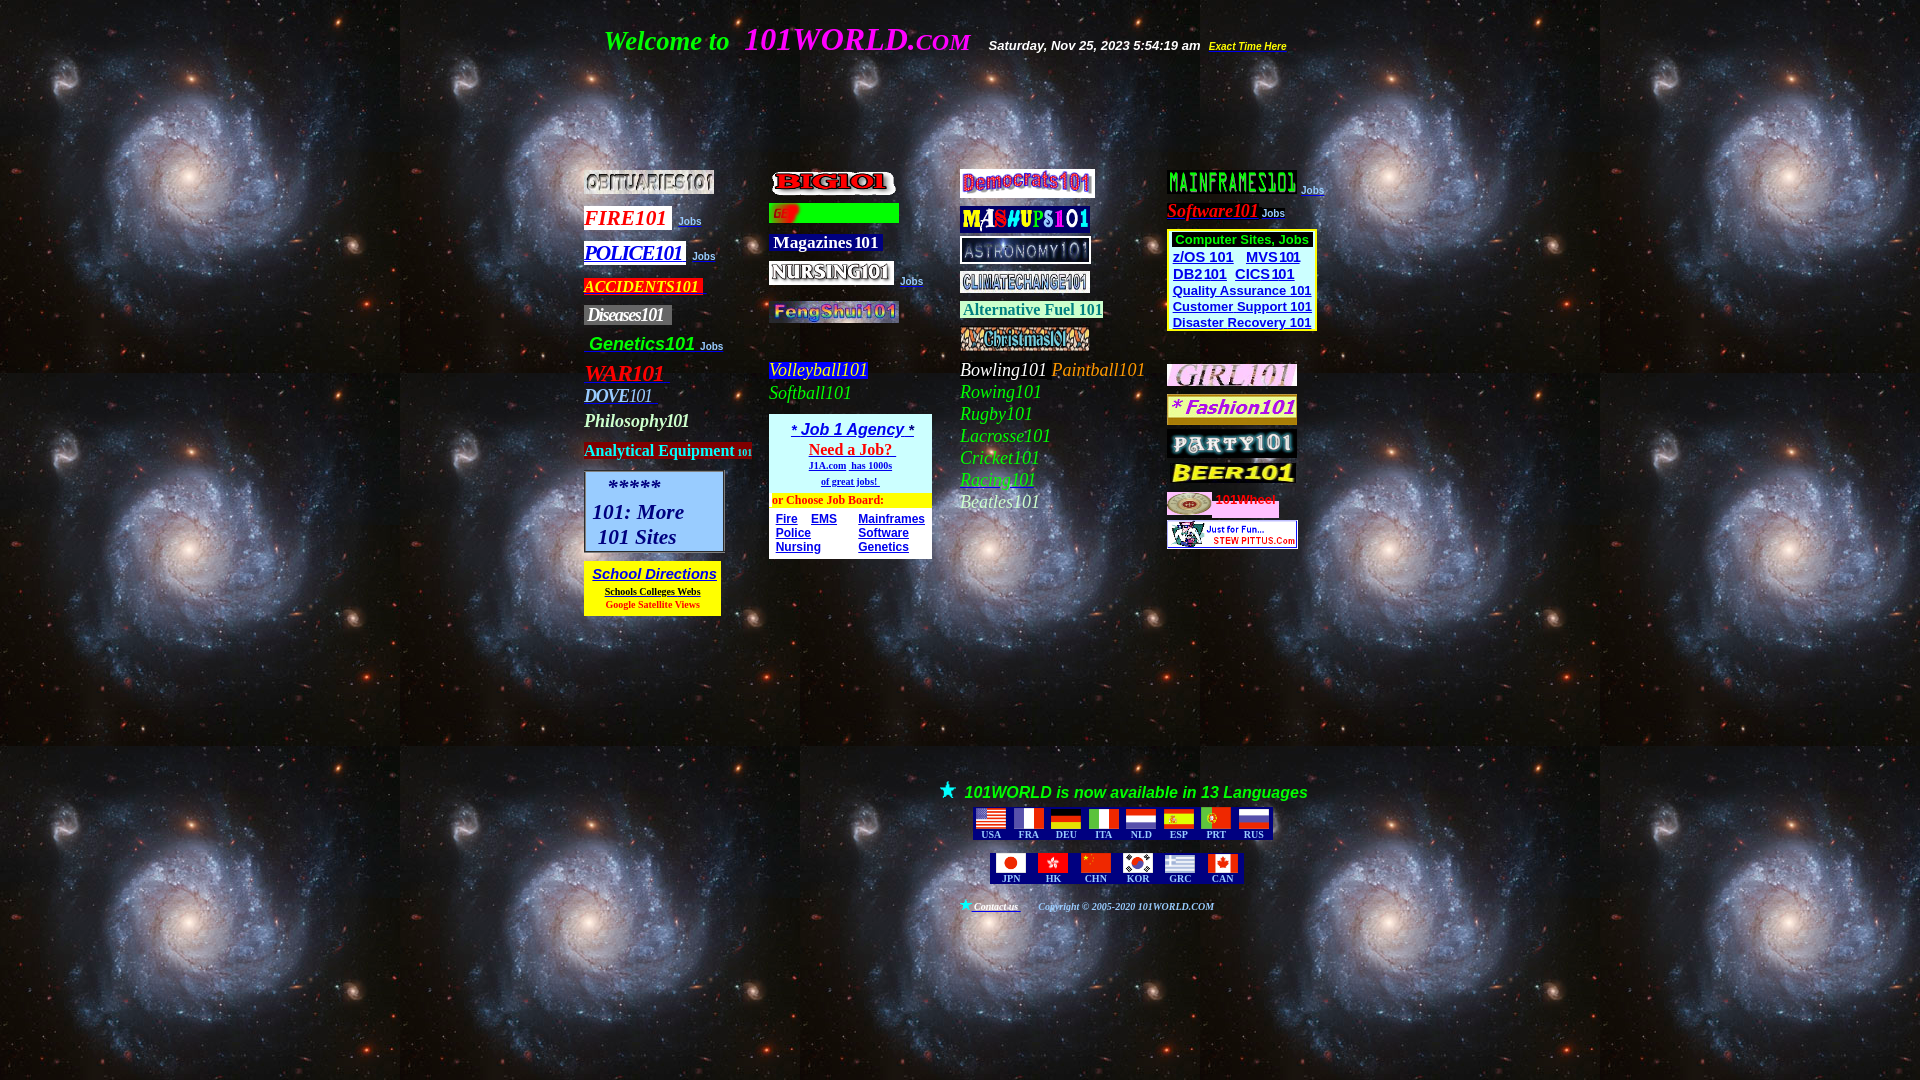 Image resolution: width=1920 pixels, height=1080 pixels. I want to click on 'Recovery 101', so click(1227, 320).